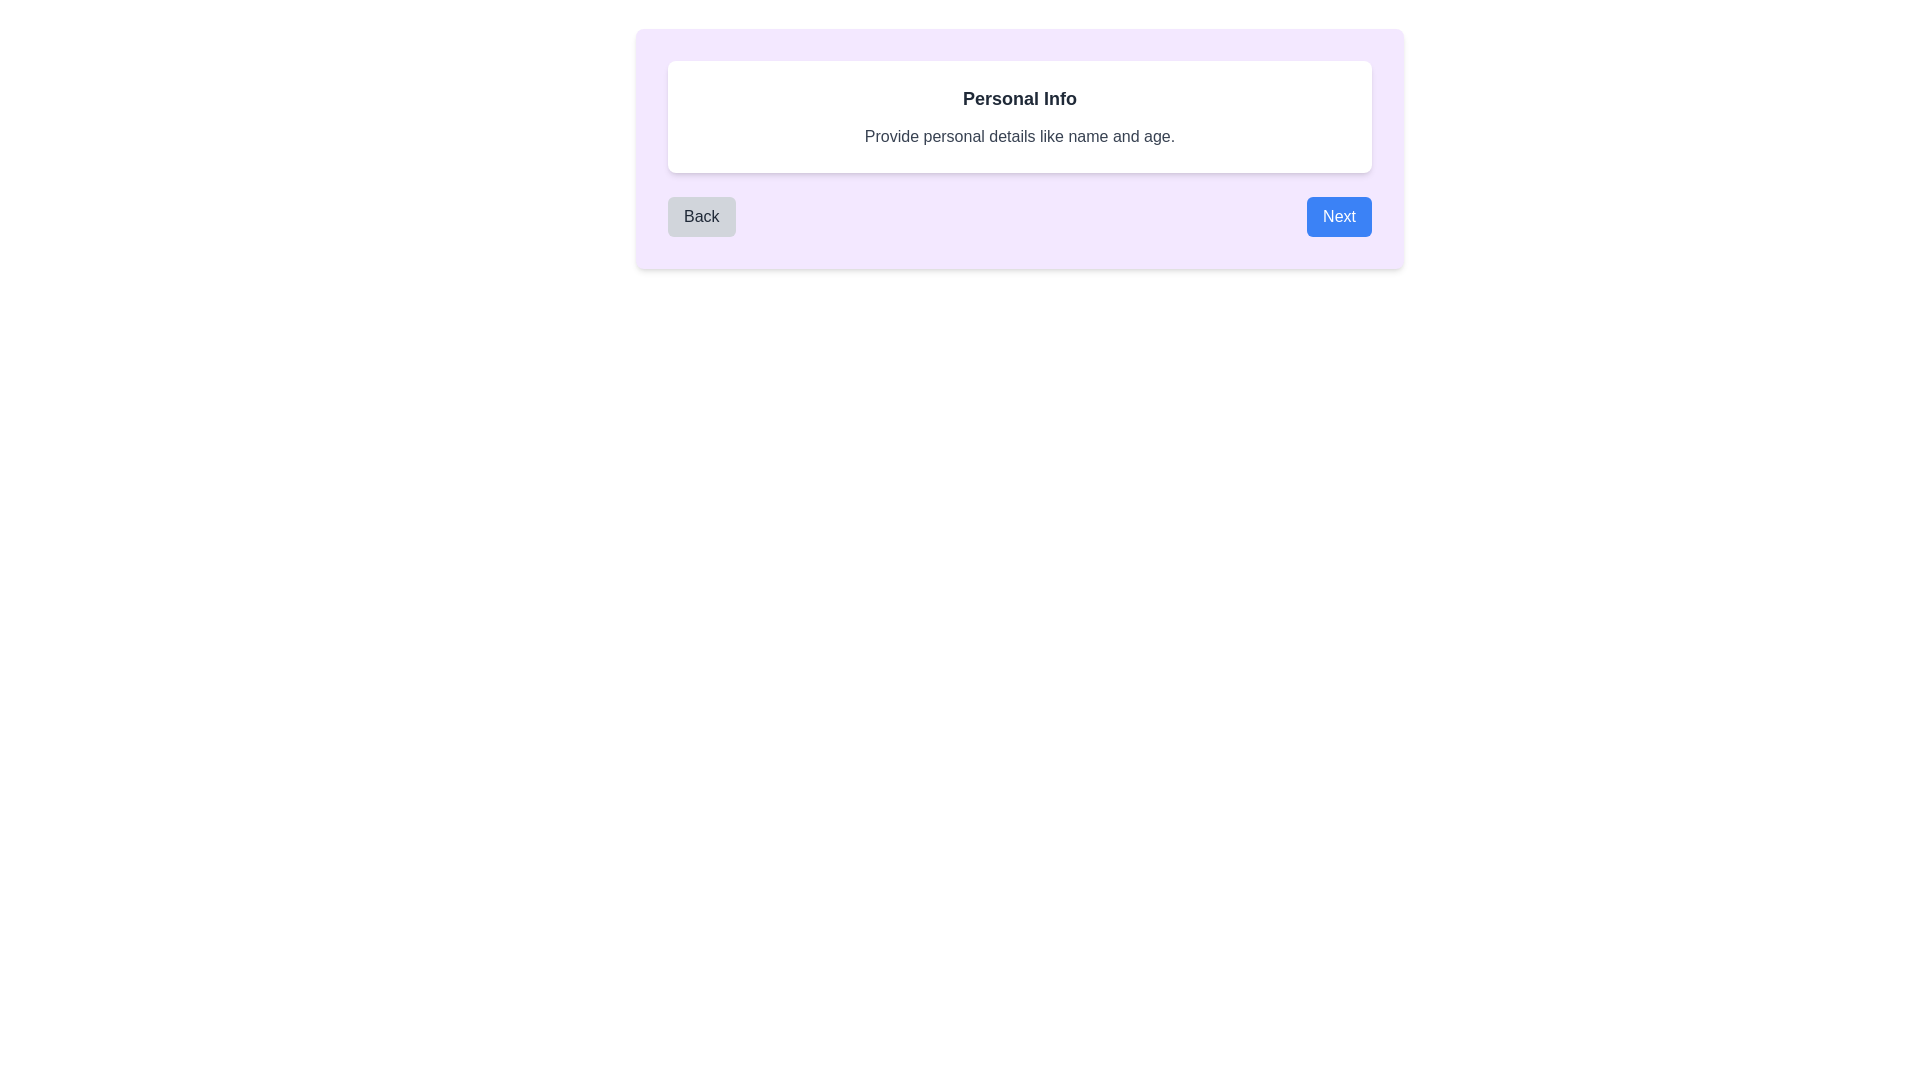  Describe the element at coordinates (701, 216) in the screenshot. I see `the 'Back' button to navigate to the previous page` at that location.